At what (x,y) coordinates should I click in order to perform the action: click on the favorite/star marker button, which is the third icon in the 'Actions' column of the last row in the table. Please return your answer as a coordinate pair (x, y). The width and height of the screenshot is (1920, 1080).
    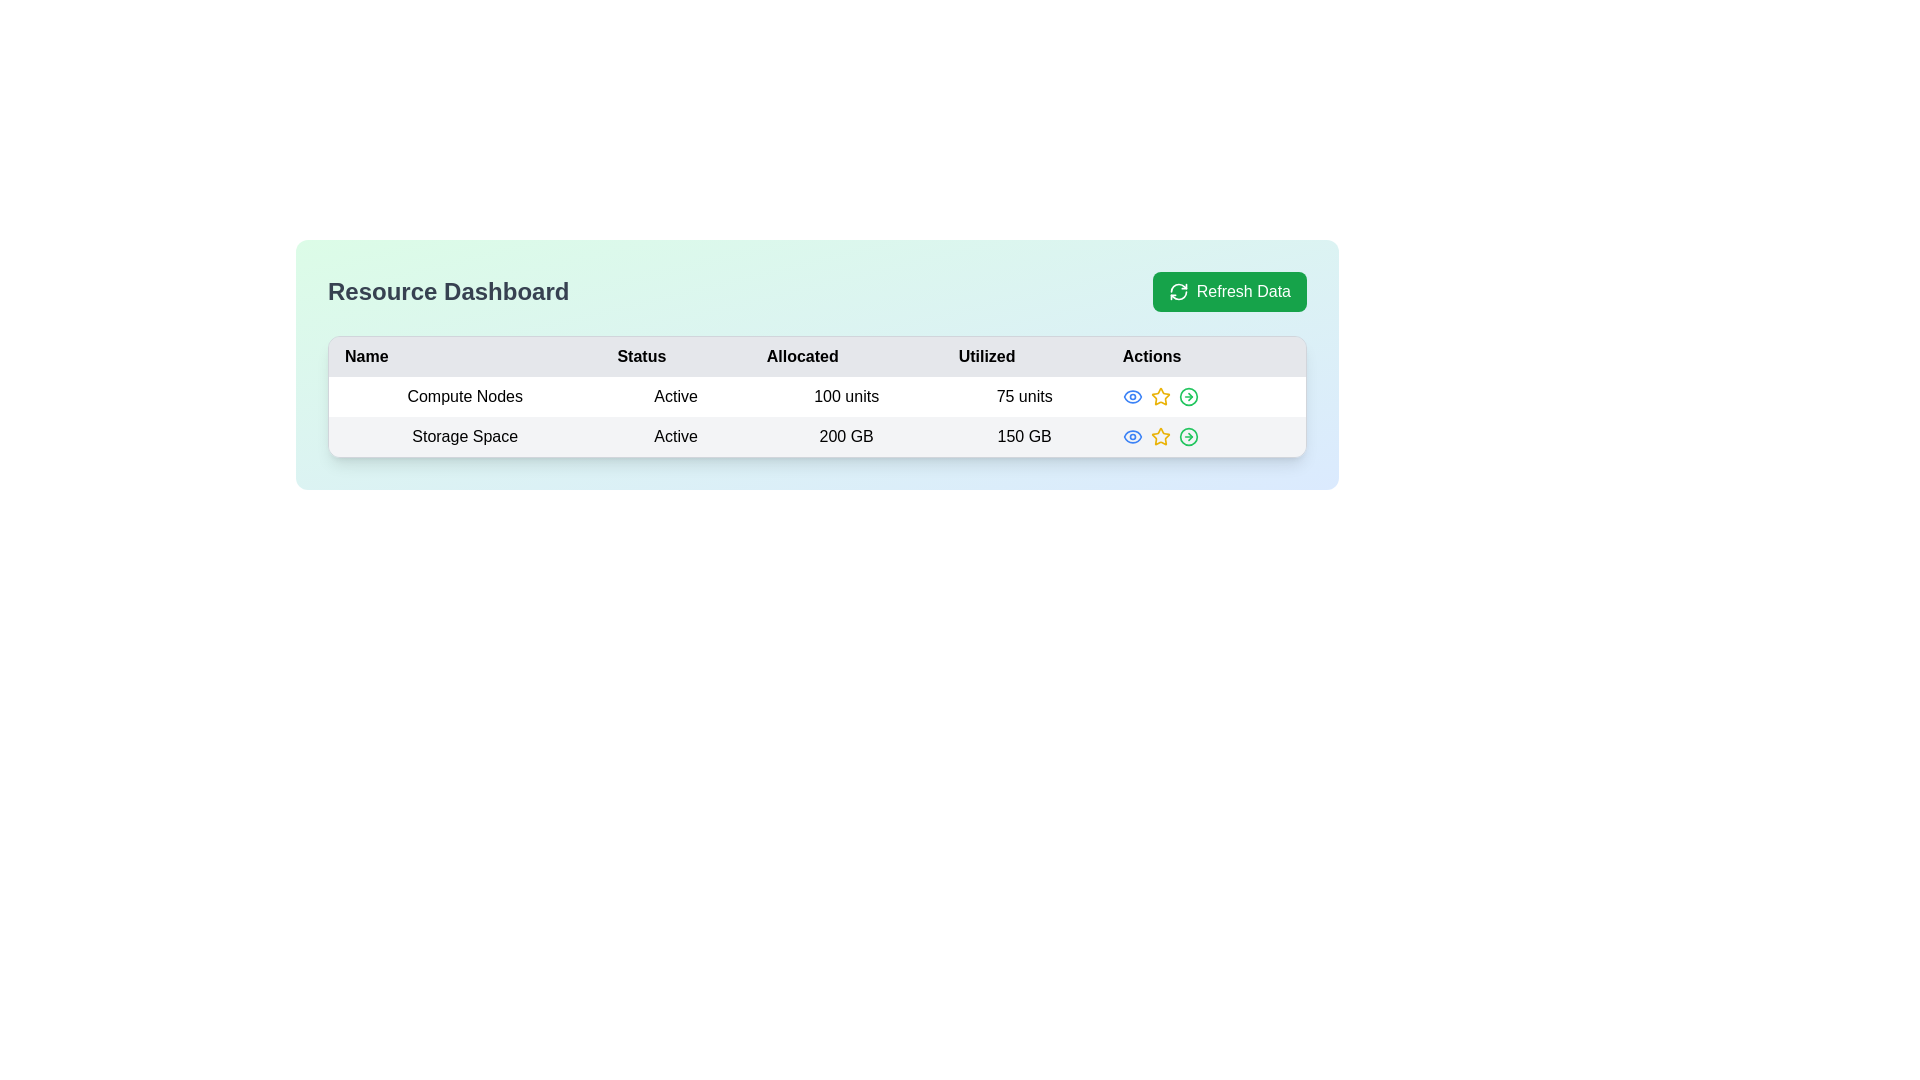
    Looking at the image, I should click on (1160, 397).